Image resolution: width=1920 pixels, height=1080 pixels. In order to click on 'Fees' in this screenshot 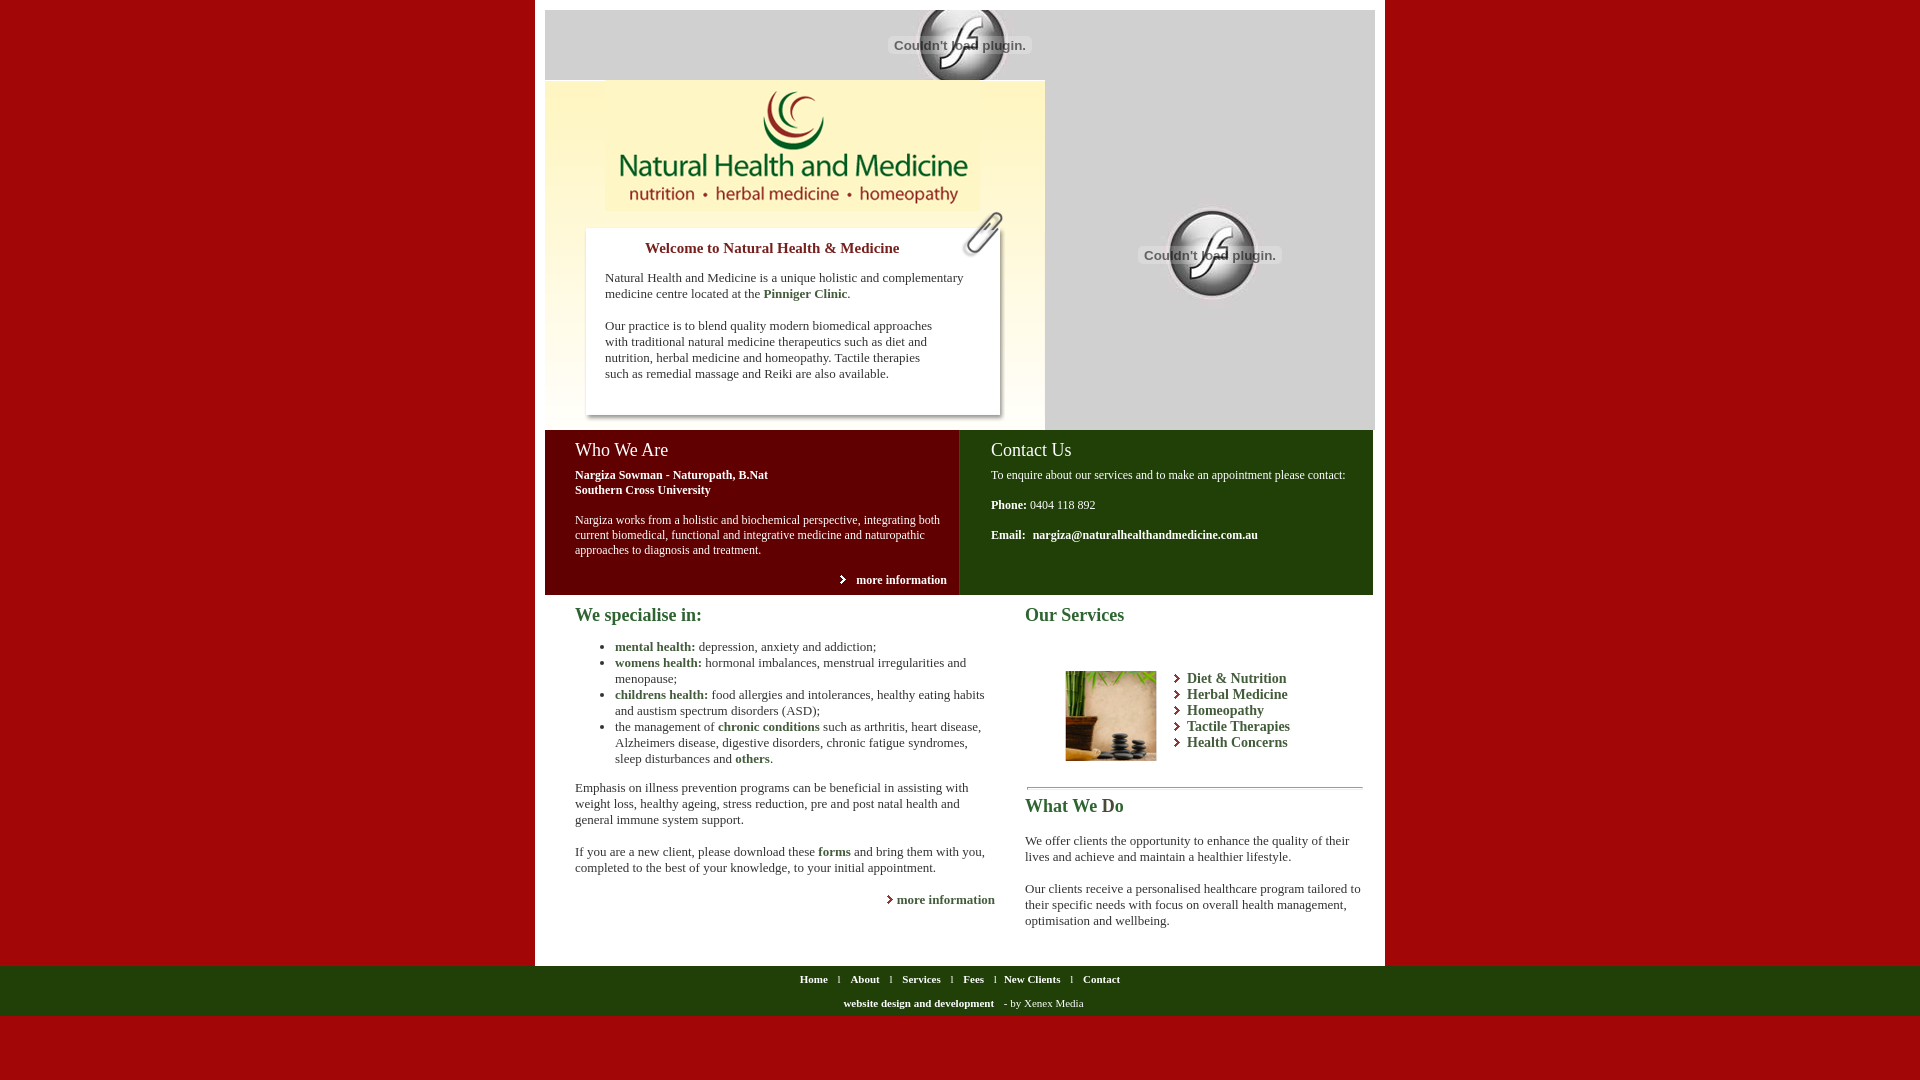, I will do `click(973, 978)`.